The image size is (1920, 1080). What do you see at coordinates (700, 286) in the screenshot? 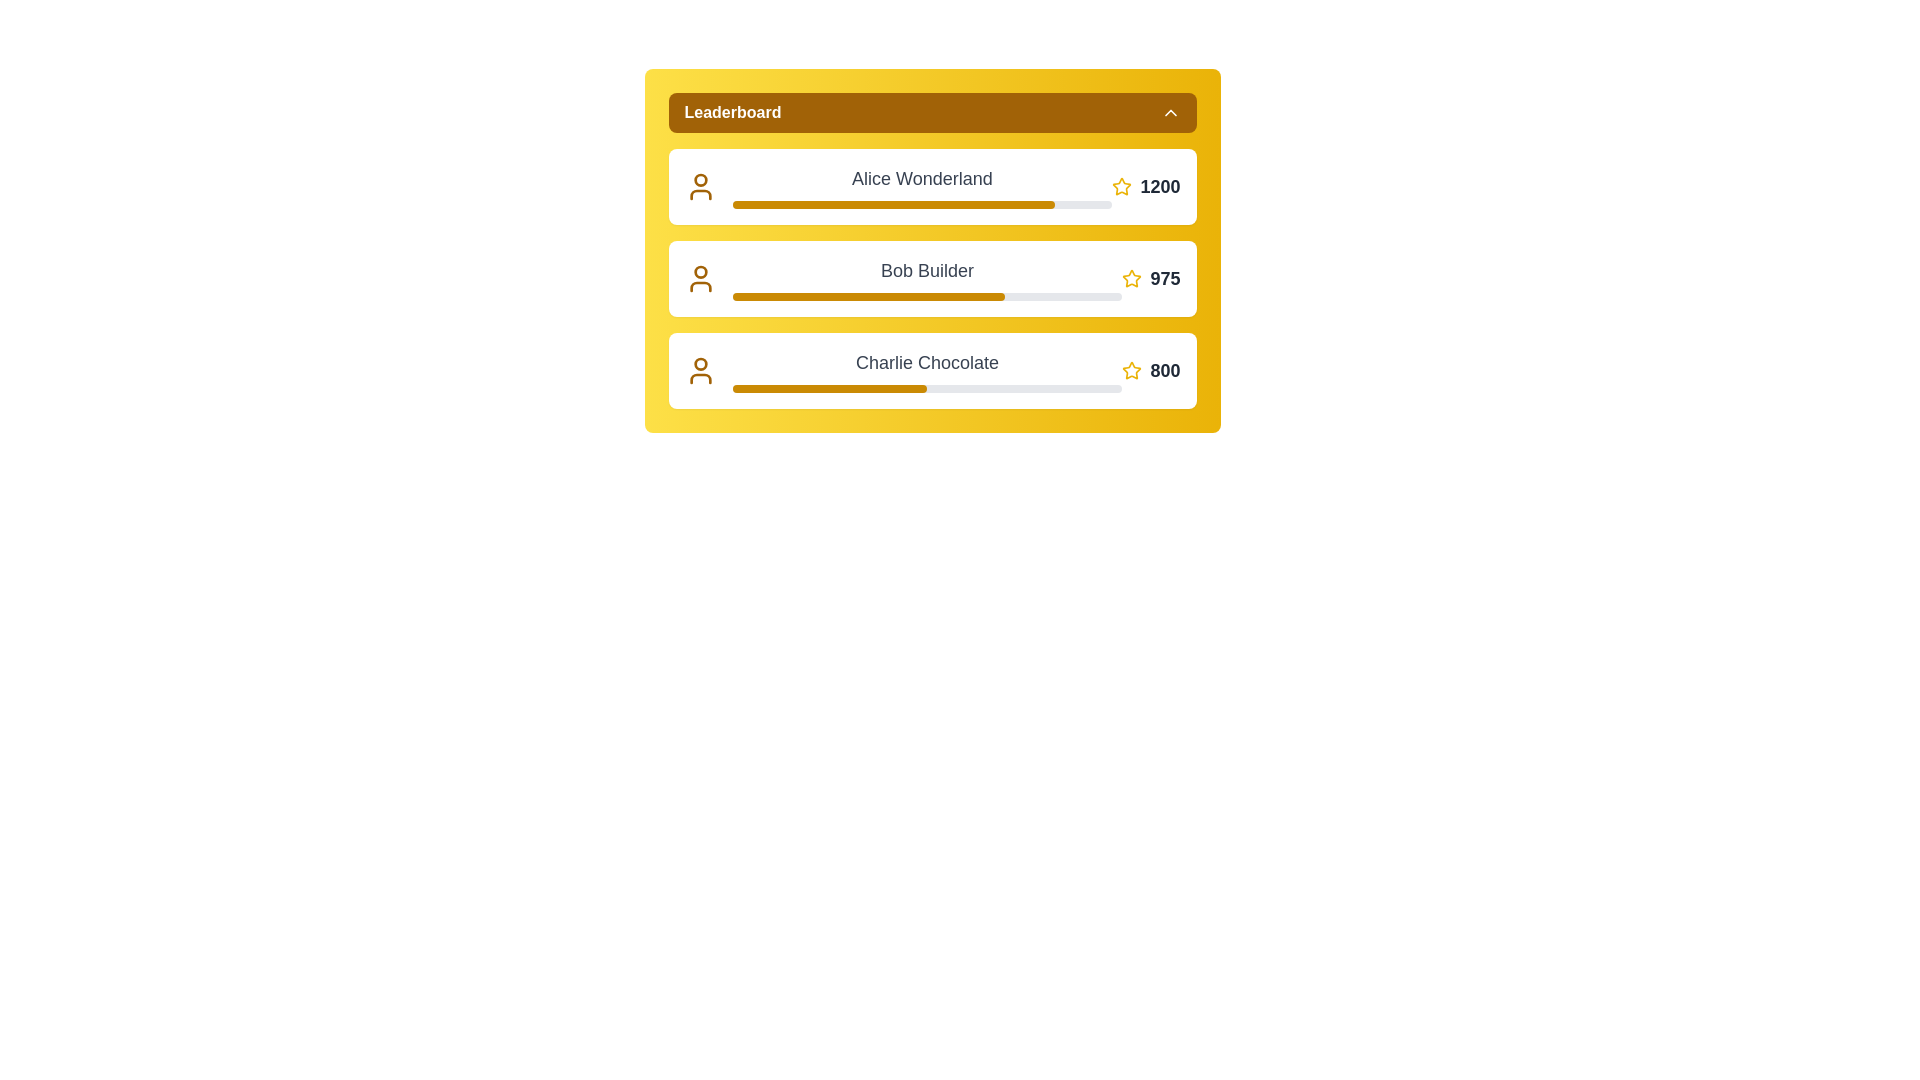
I see `the user profile icon resembling a torso section of a human figure, located to the left of the text 'Bob Builder' in the leaderboard` at bounding box center [700, 286].